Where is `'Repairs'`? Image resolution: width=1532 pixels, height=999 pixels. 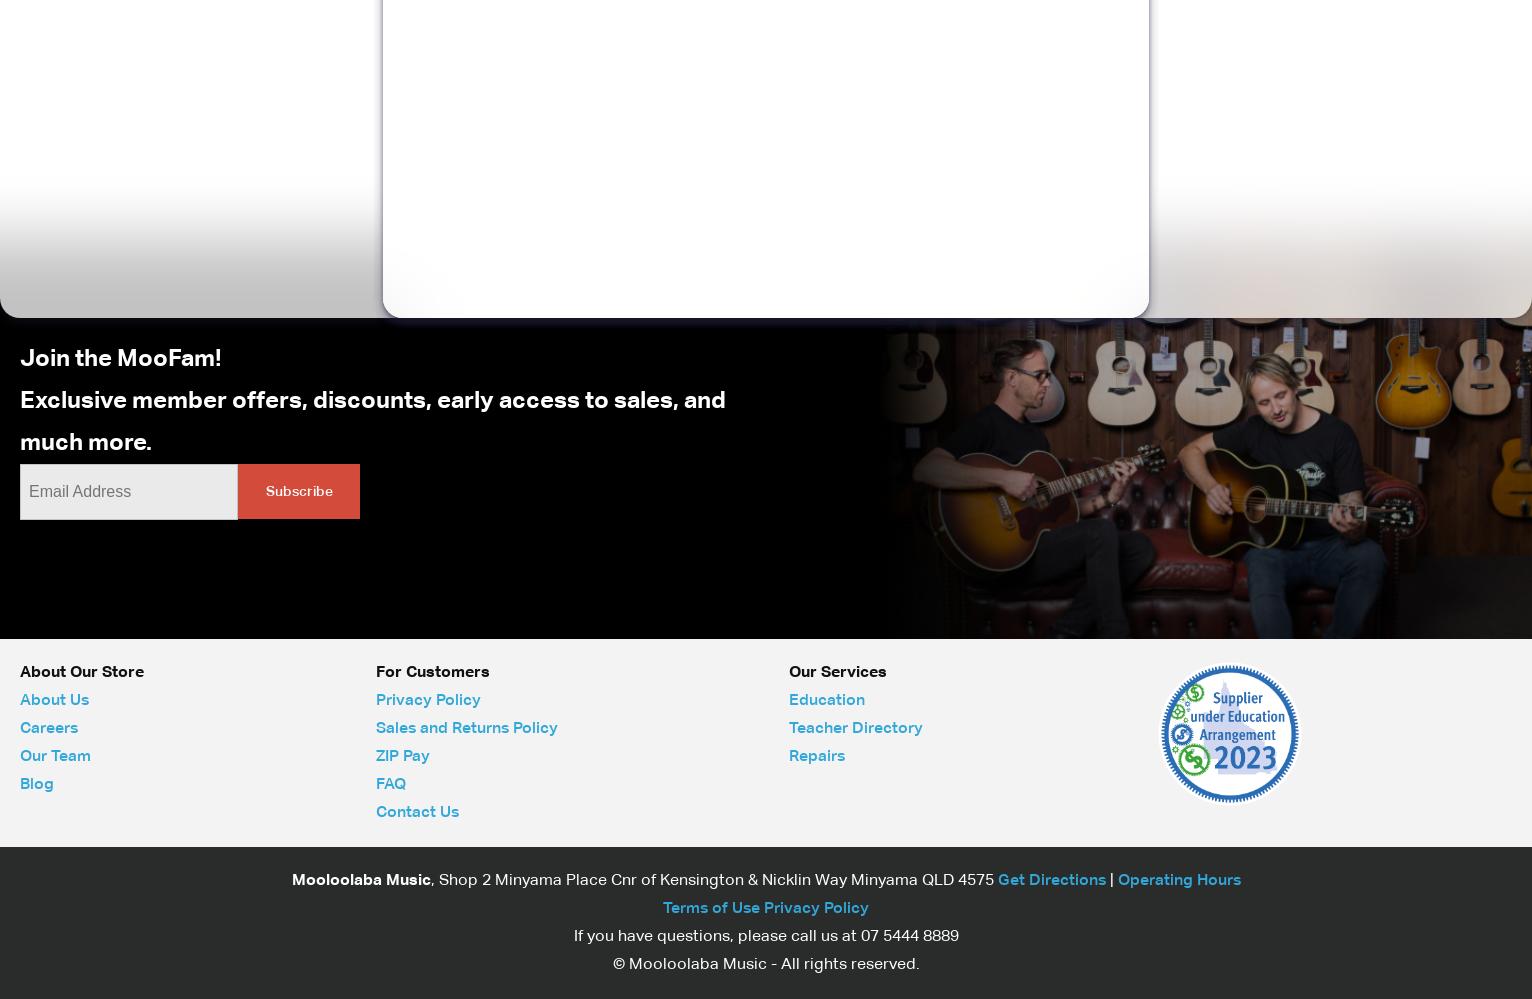
'Repairs' is located at coordinates (817, 755).